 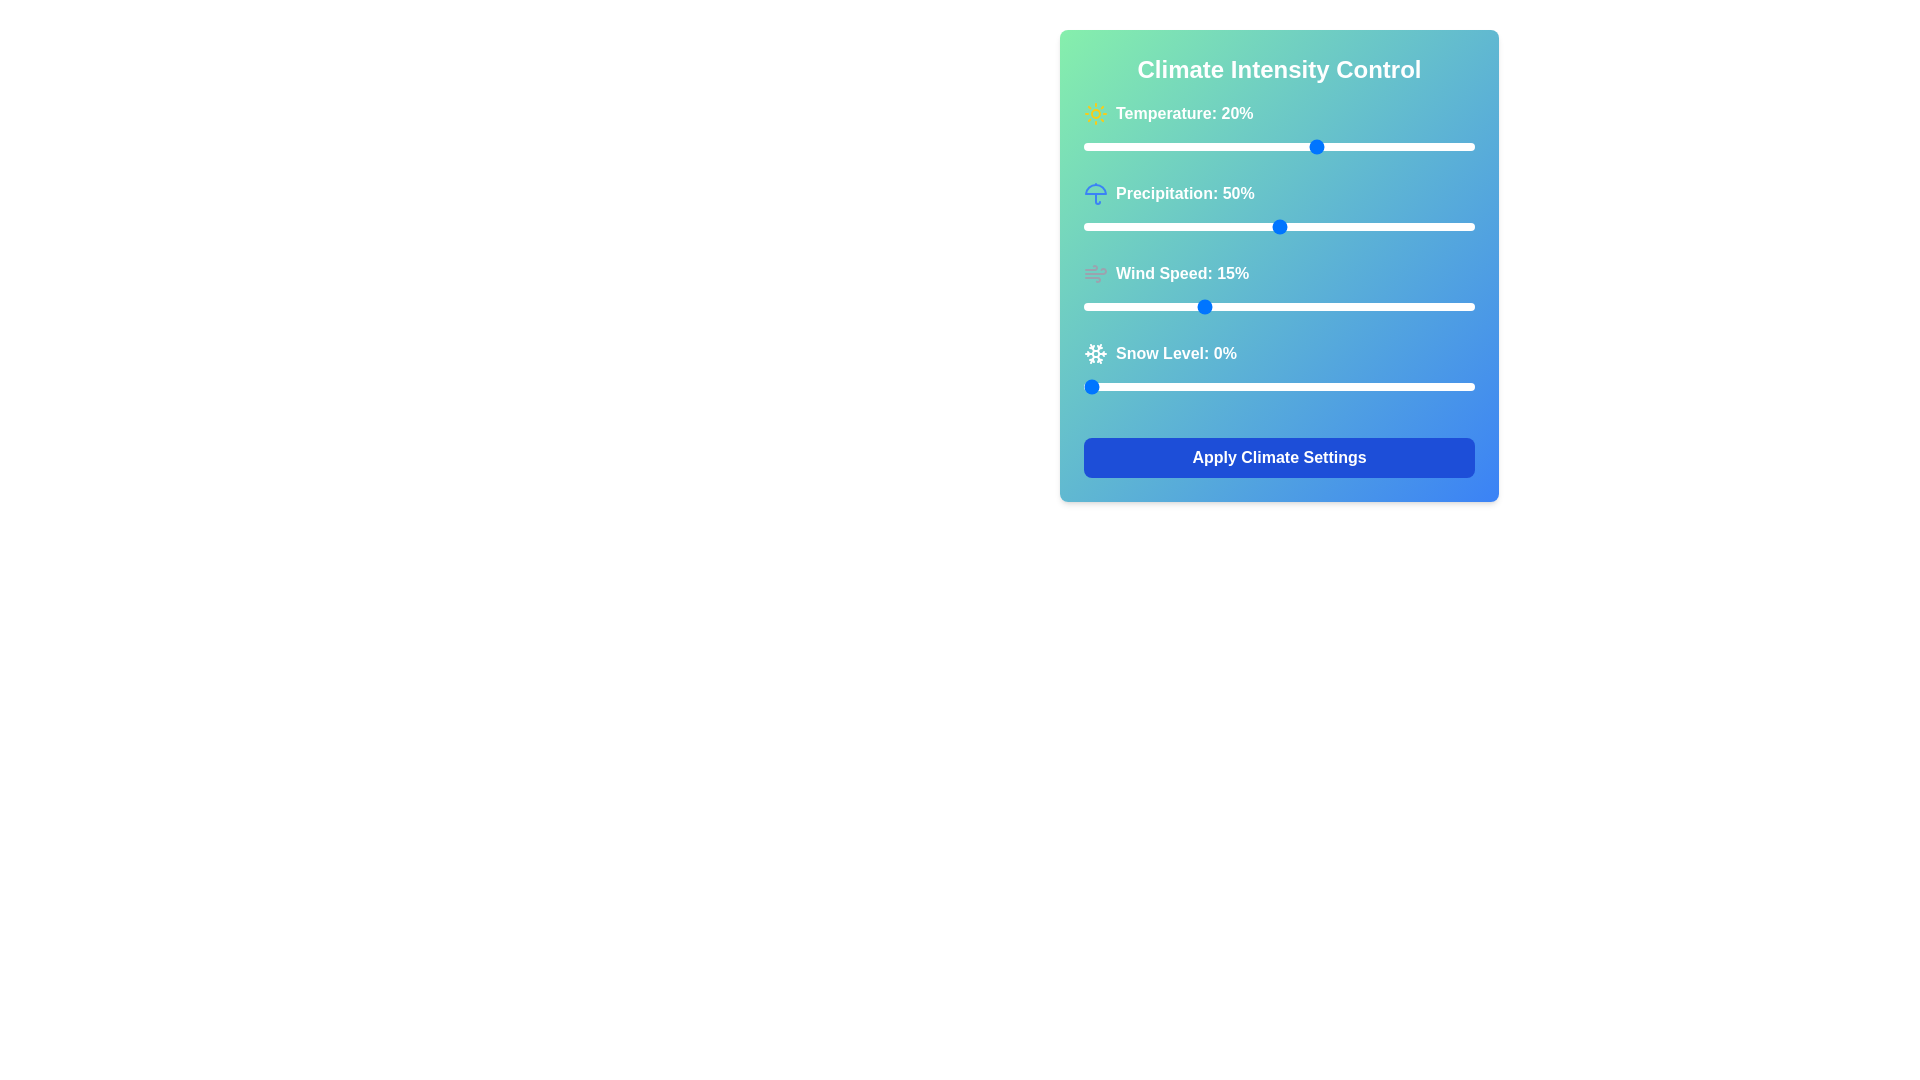 What do you see at coordinates (1423, 386) in the screenshot?
I see `the snow level` at bounding box center [1423, 386].